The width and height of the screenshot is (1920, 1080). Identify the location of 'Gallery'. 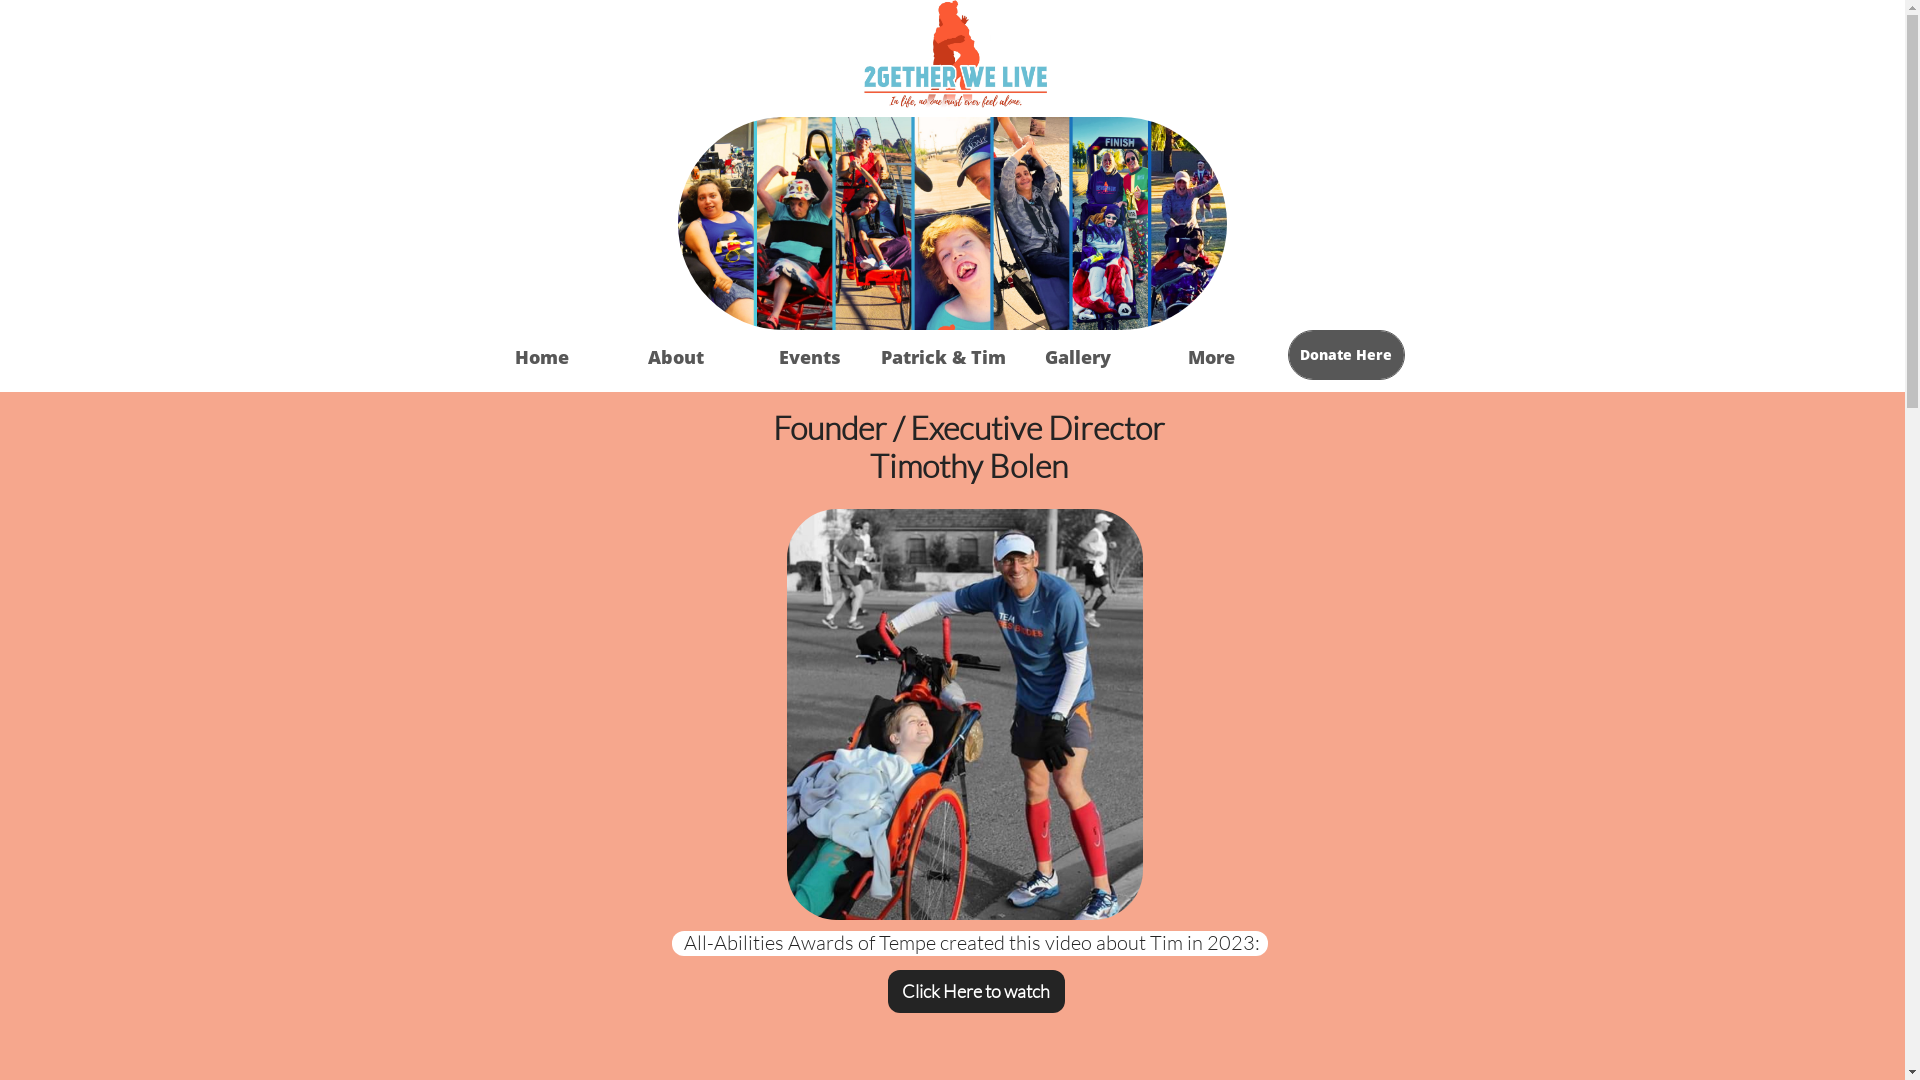
(1009, 356).